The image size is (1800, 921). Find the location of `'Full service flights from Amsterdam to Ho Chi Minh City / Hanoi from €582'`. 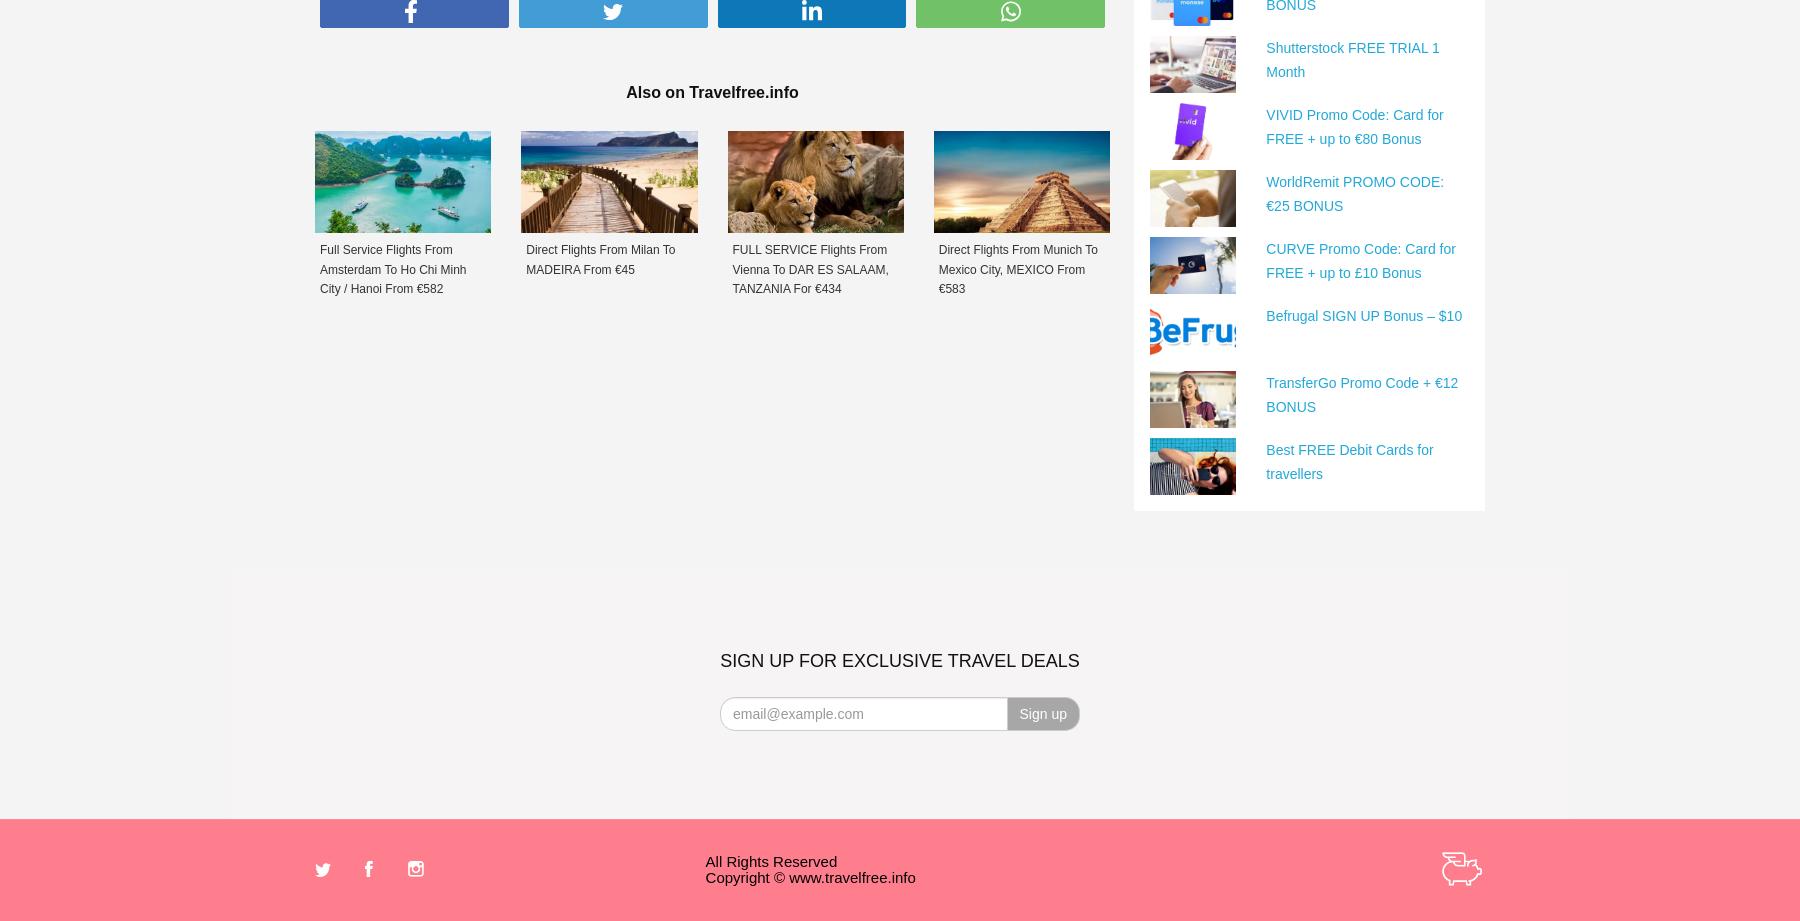

'Full service flights from Amsterdam to Ho Chi Minh City / Hanoi from €582' is located at coordinates (392, 268).